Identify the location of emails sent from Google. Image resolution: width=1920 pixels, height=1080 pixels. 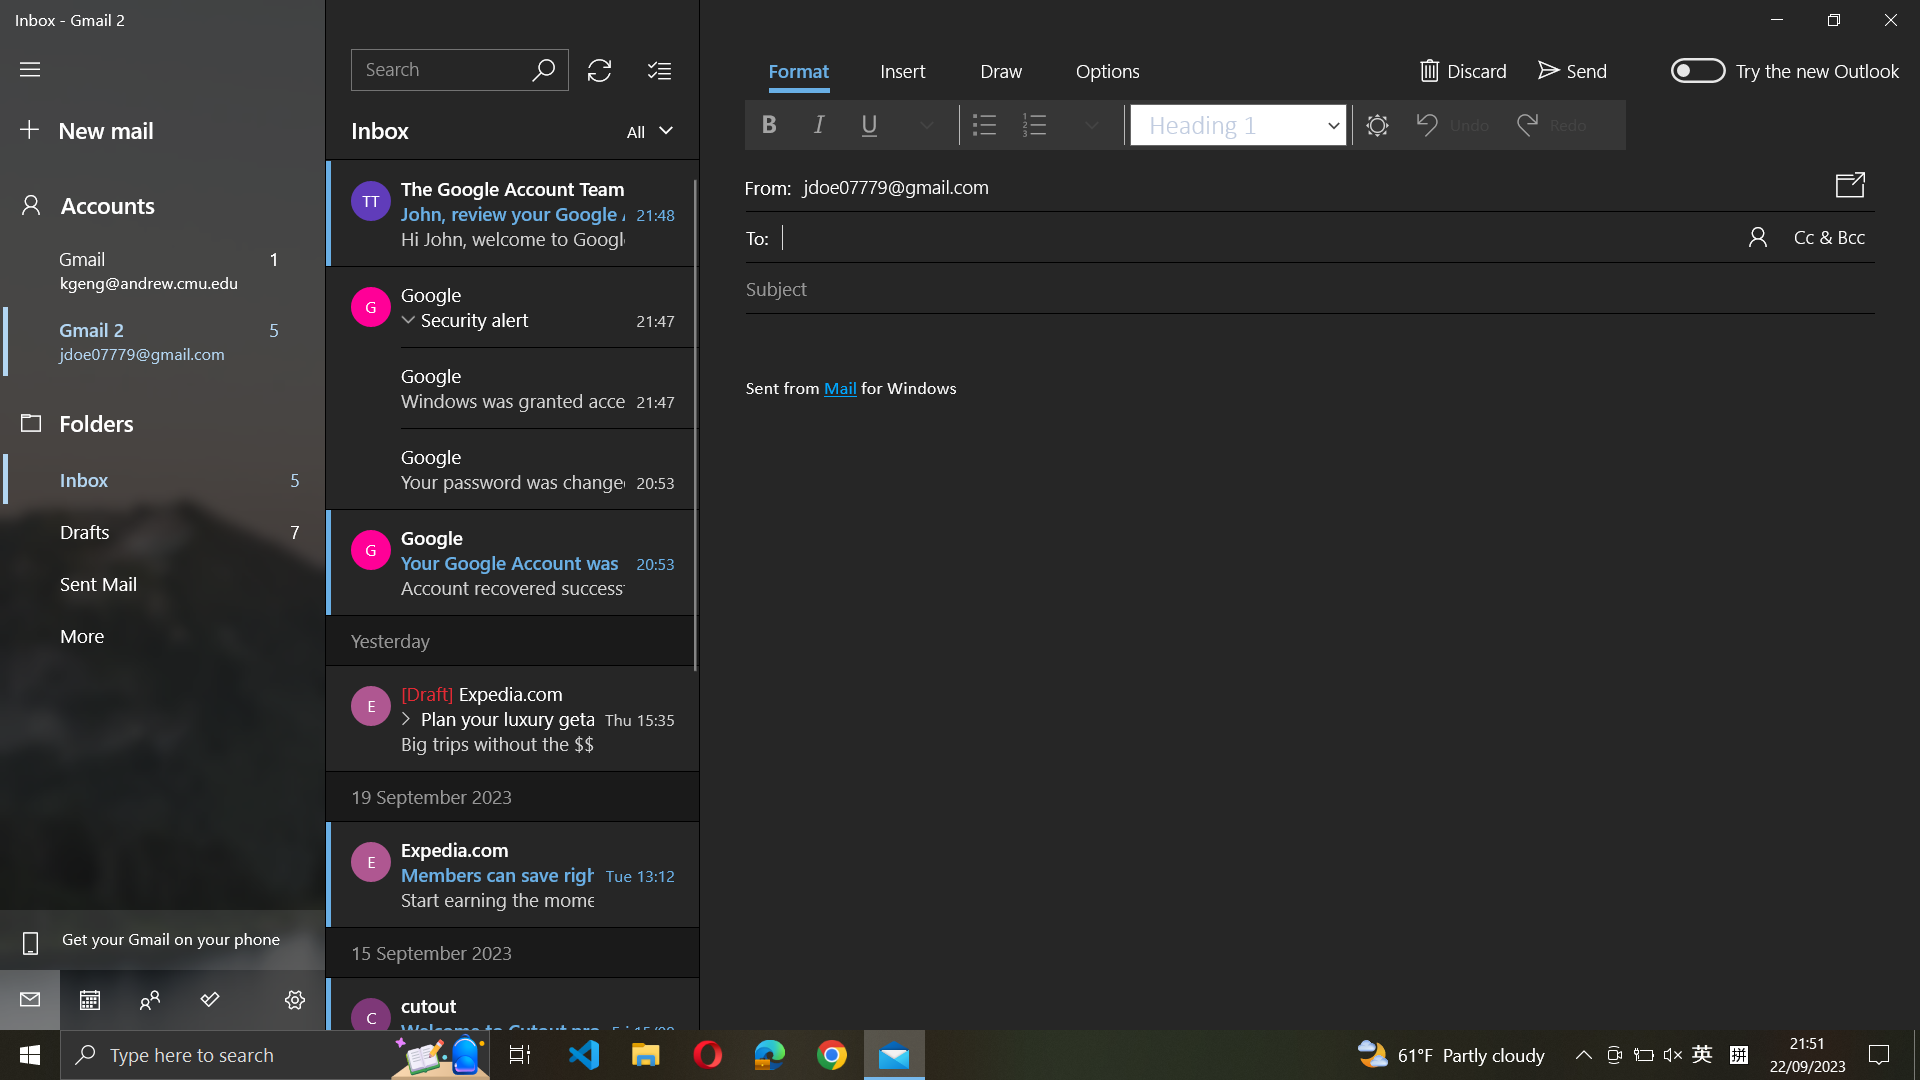
(459, 69).